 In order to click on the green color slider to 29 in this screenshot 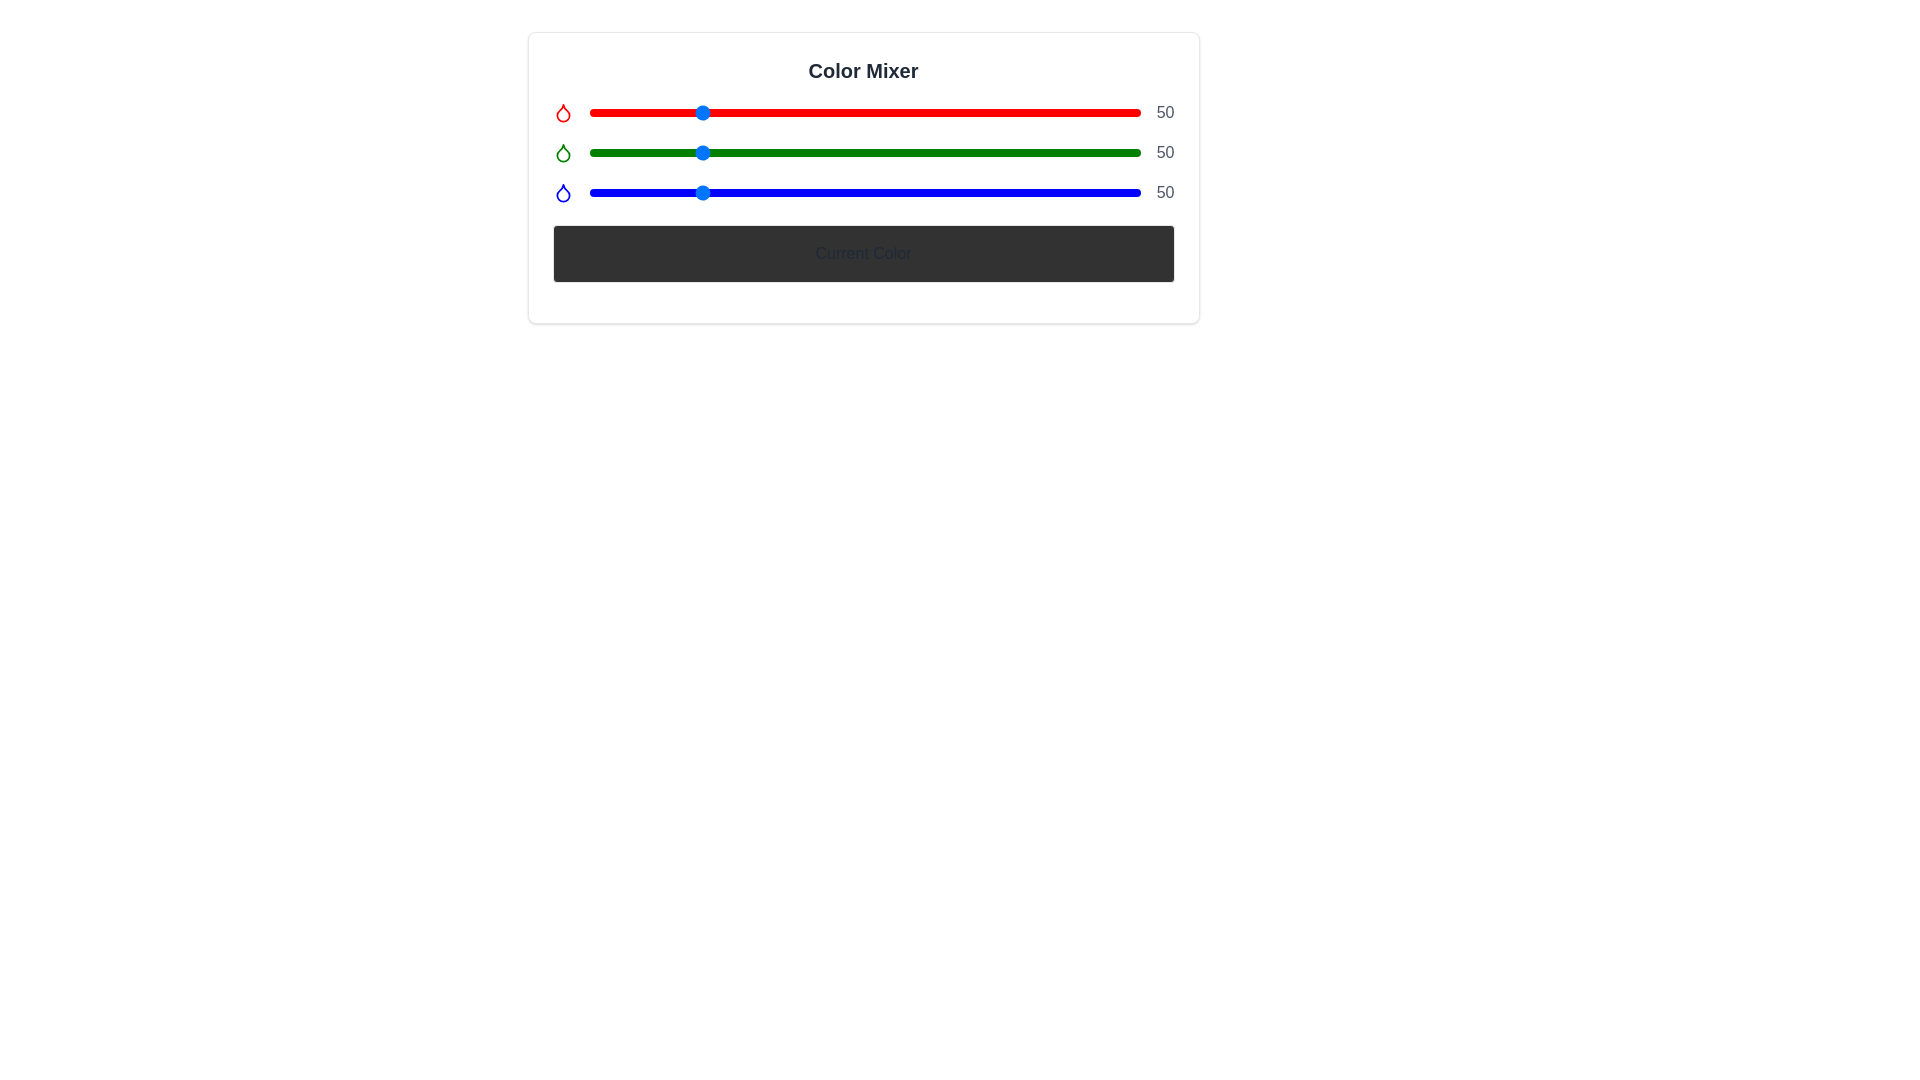, I will do `click(652, 152)`.